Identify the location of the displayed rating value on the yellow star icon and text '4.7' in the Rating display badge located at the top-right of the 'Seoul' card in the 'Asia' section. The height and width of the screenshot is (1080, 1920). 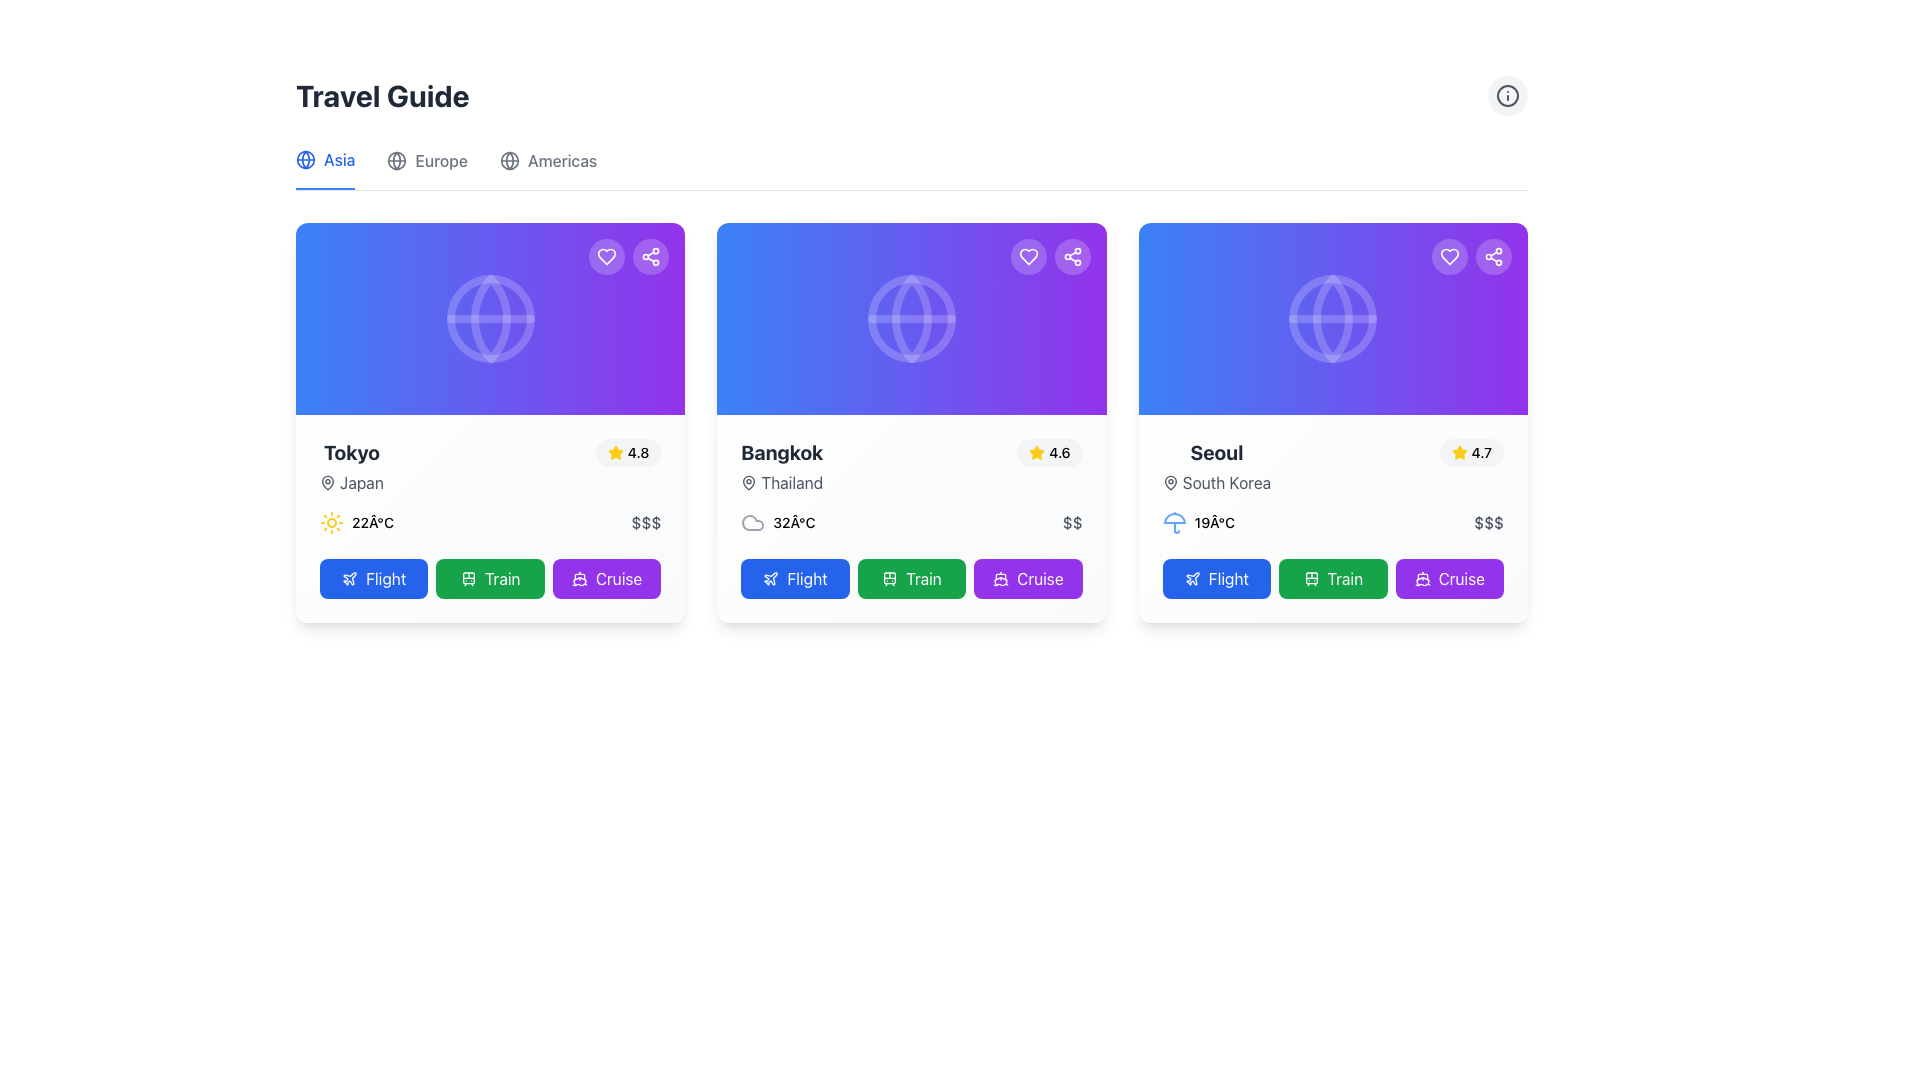
(1471, 452).